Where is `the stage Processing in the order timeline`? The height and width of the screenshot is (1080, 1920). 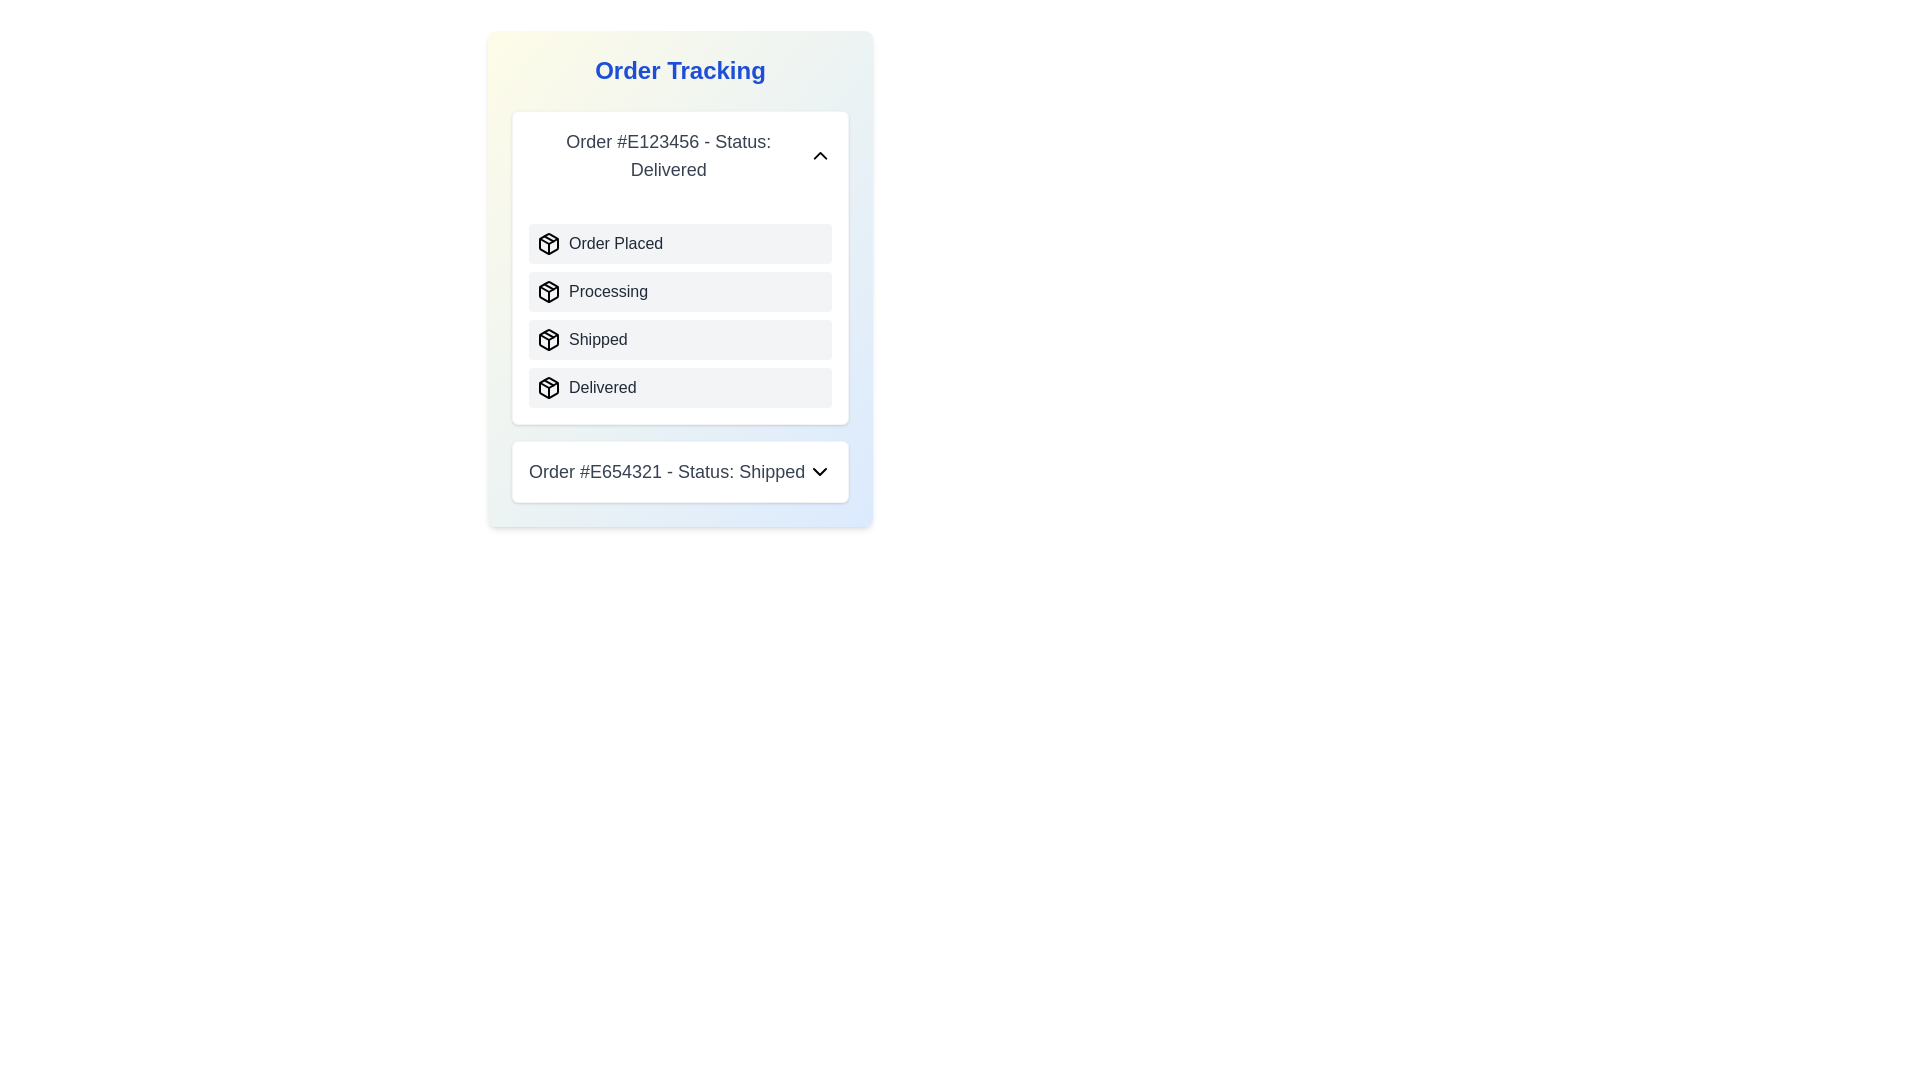 the stage Processing in the order timeline is located at coordinates (548, 292).